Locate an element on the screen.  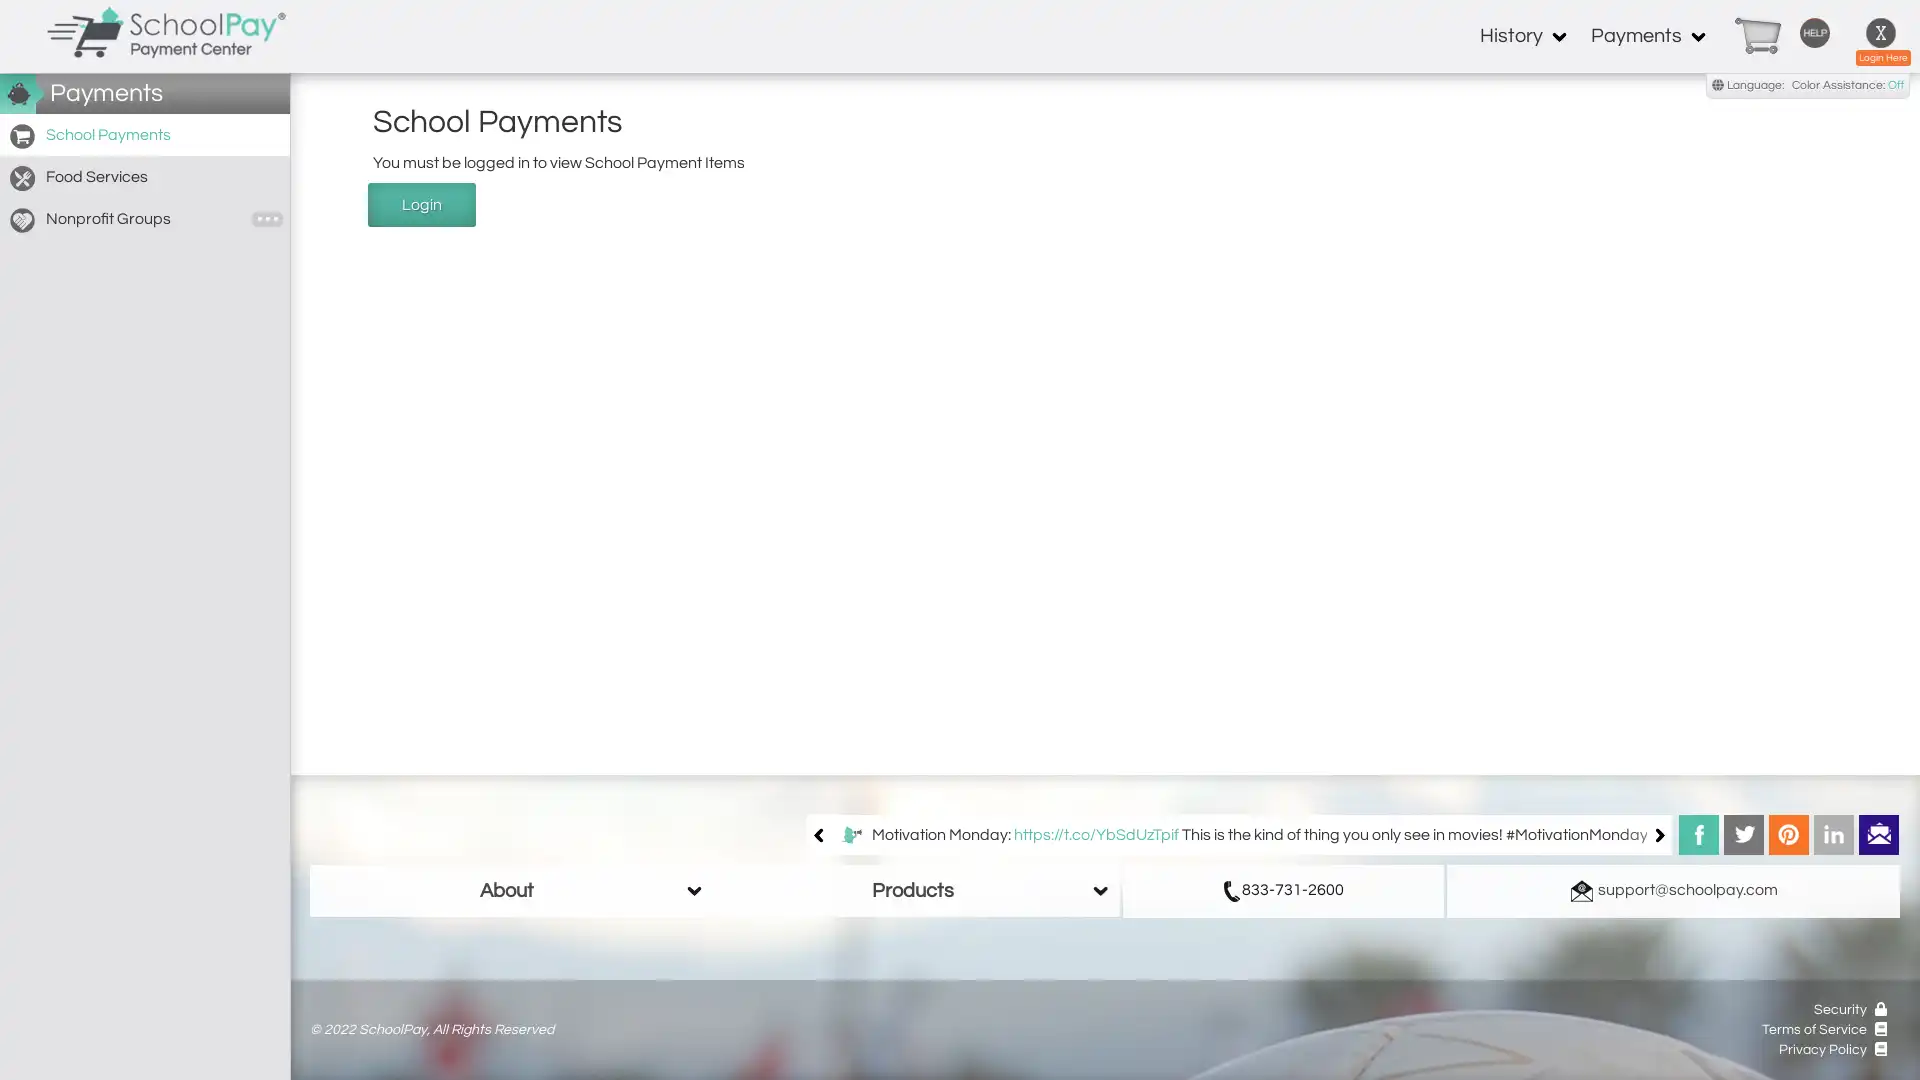
Scroll Left Arrow is located at coordinates (839, 833).